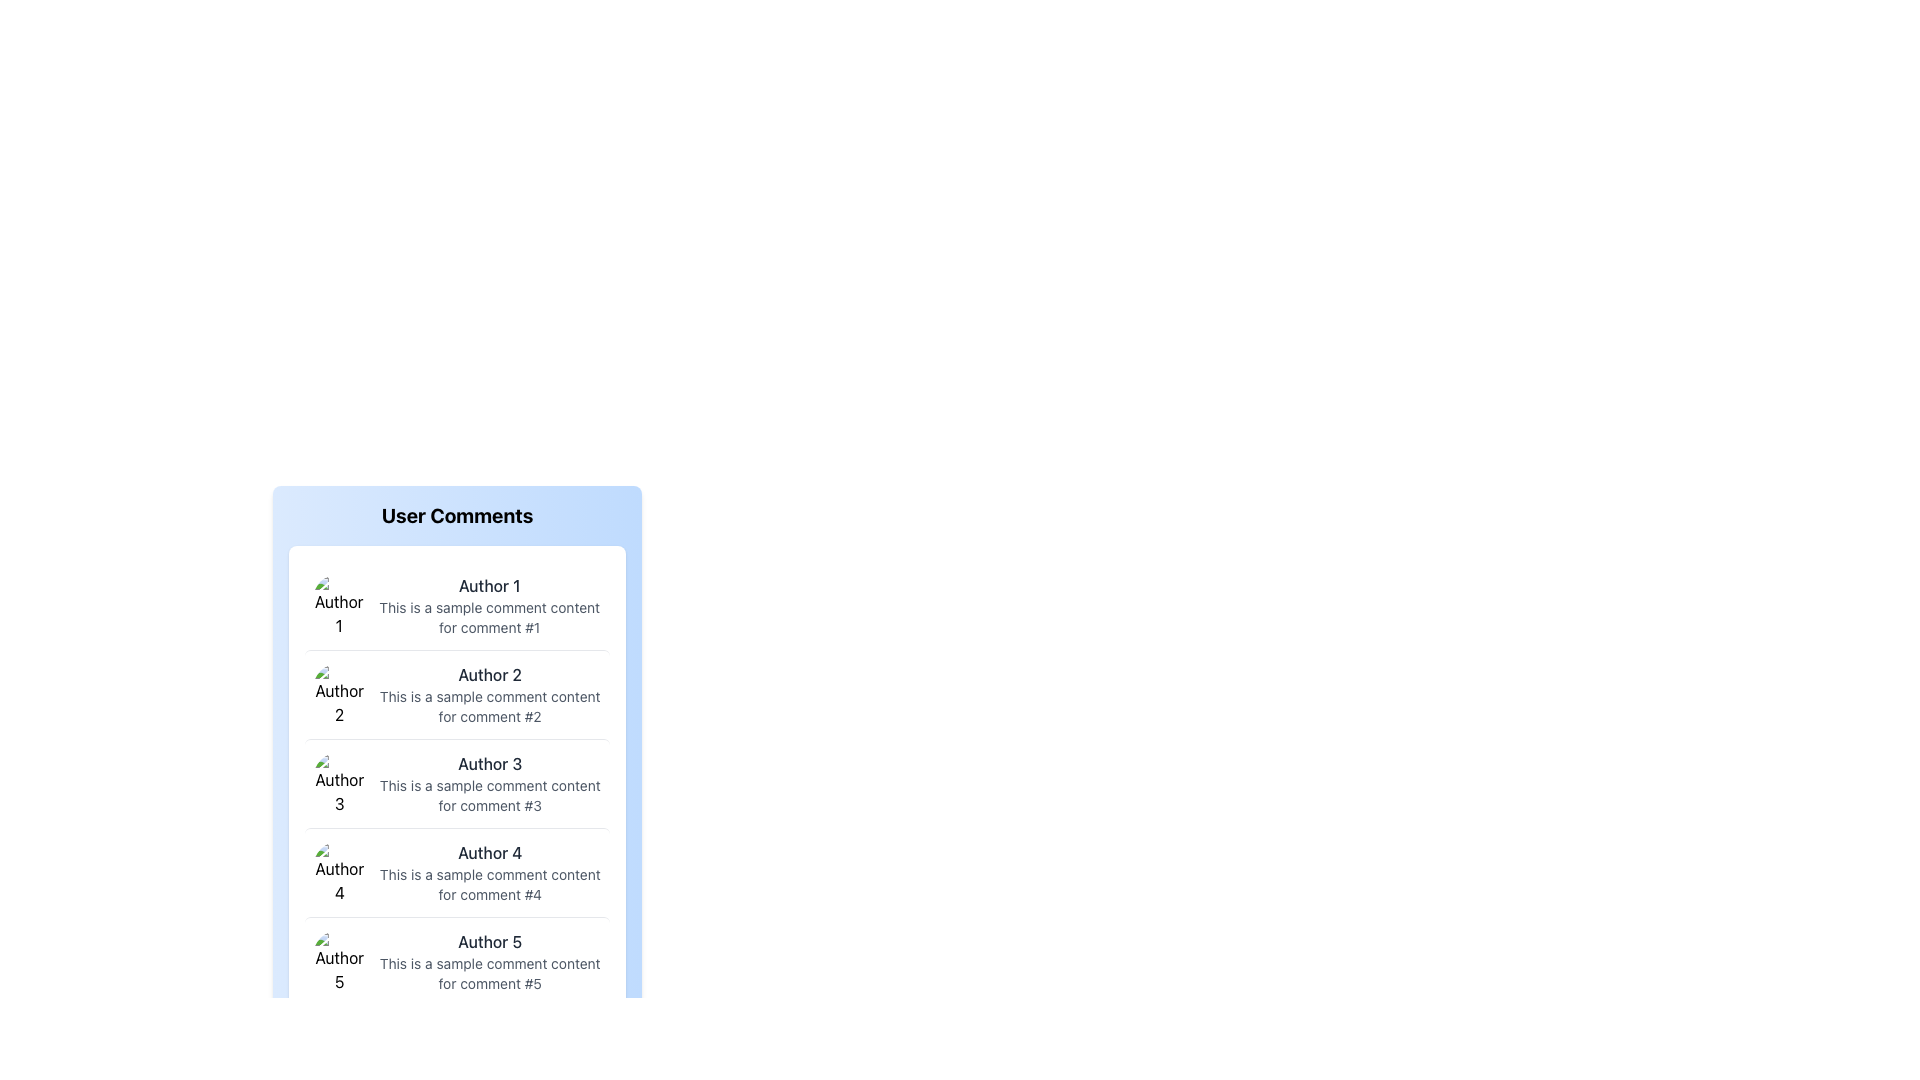  I want to click on the static text that displays the comment 'This is a sample comment content for comment #5' associated with 'Author 5' in the user comments section, so click(490, 973).